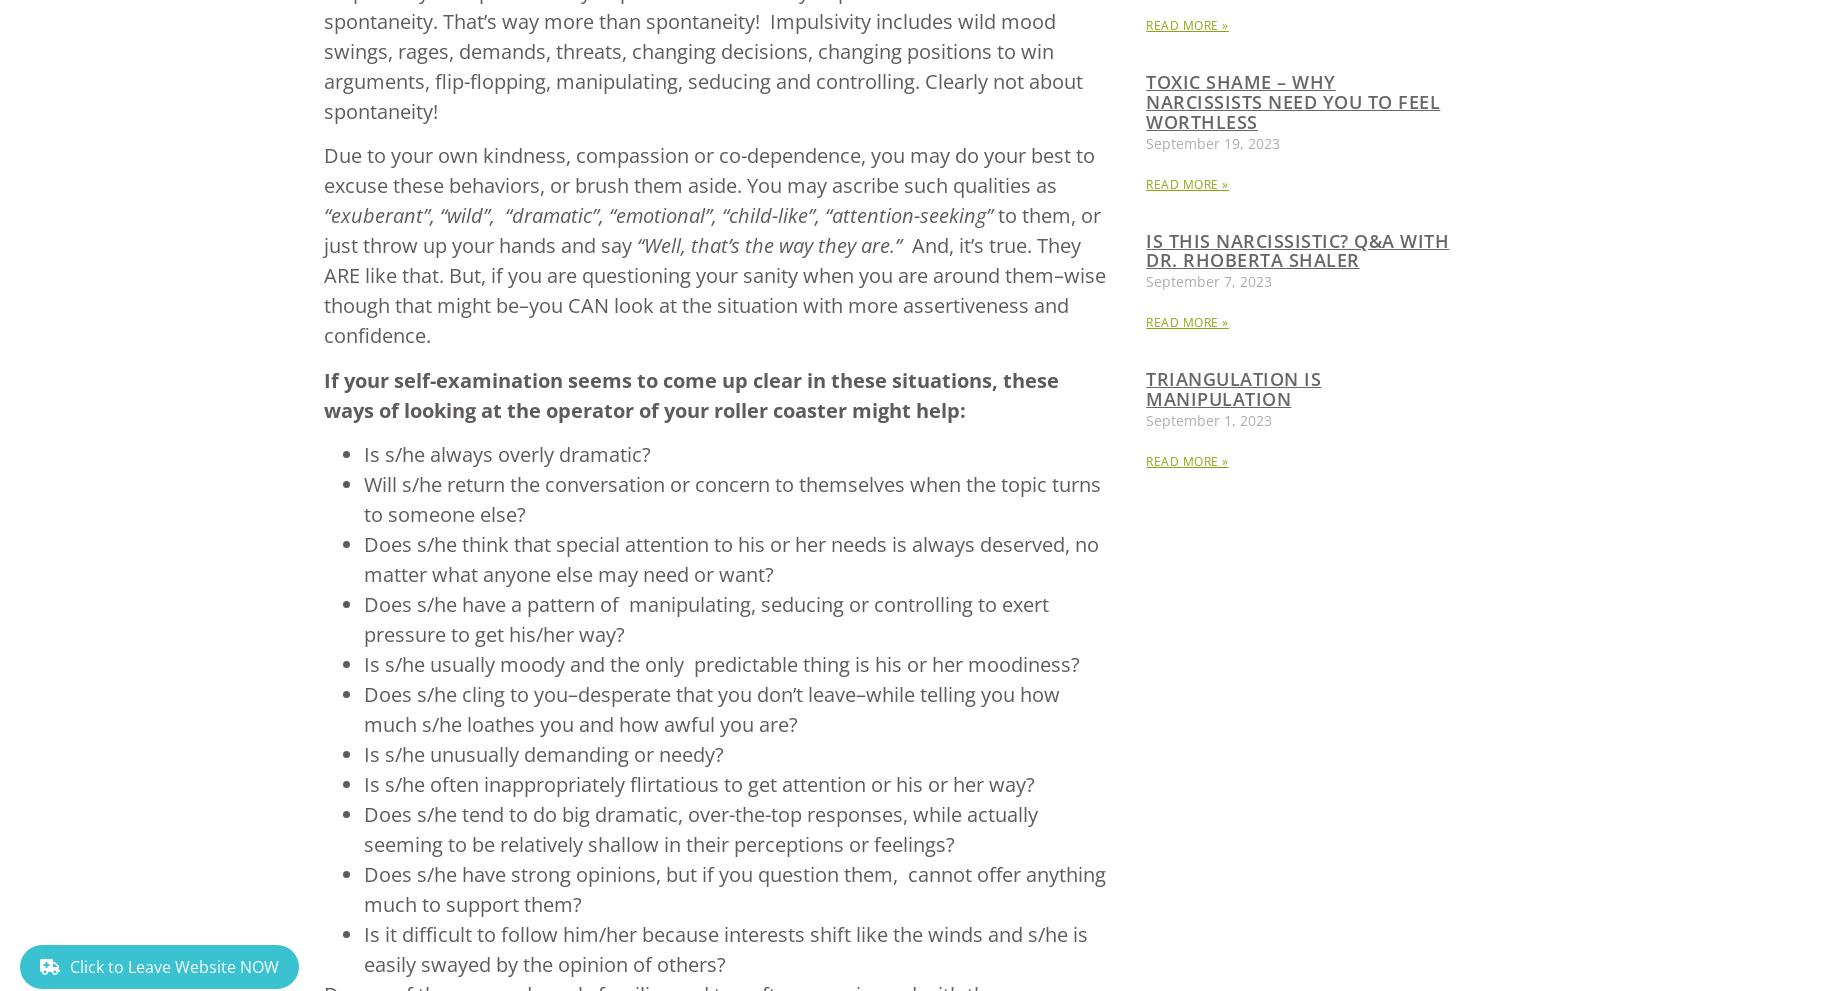 This screenshot has height=991, width=1848. I want to click on 'Does s/he cling to you–desperate that you don’t leave–while telling you how much s/he loathes you and how awful you are?', so click(710, 708).